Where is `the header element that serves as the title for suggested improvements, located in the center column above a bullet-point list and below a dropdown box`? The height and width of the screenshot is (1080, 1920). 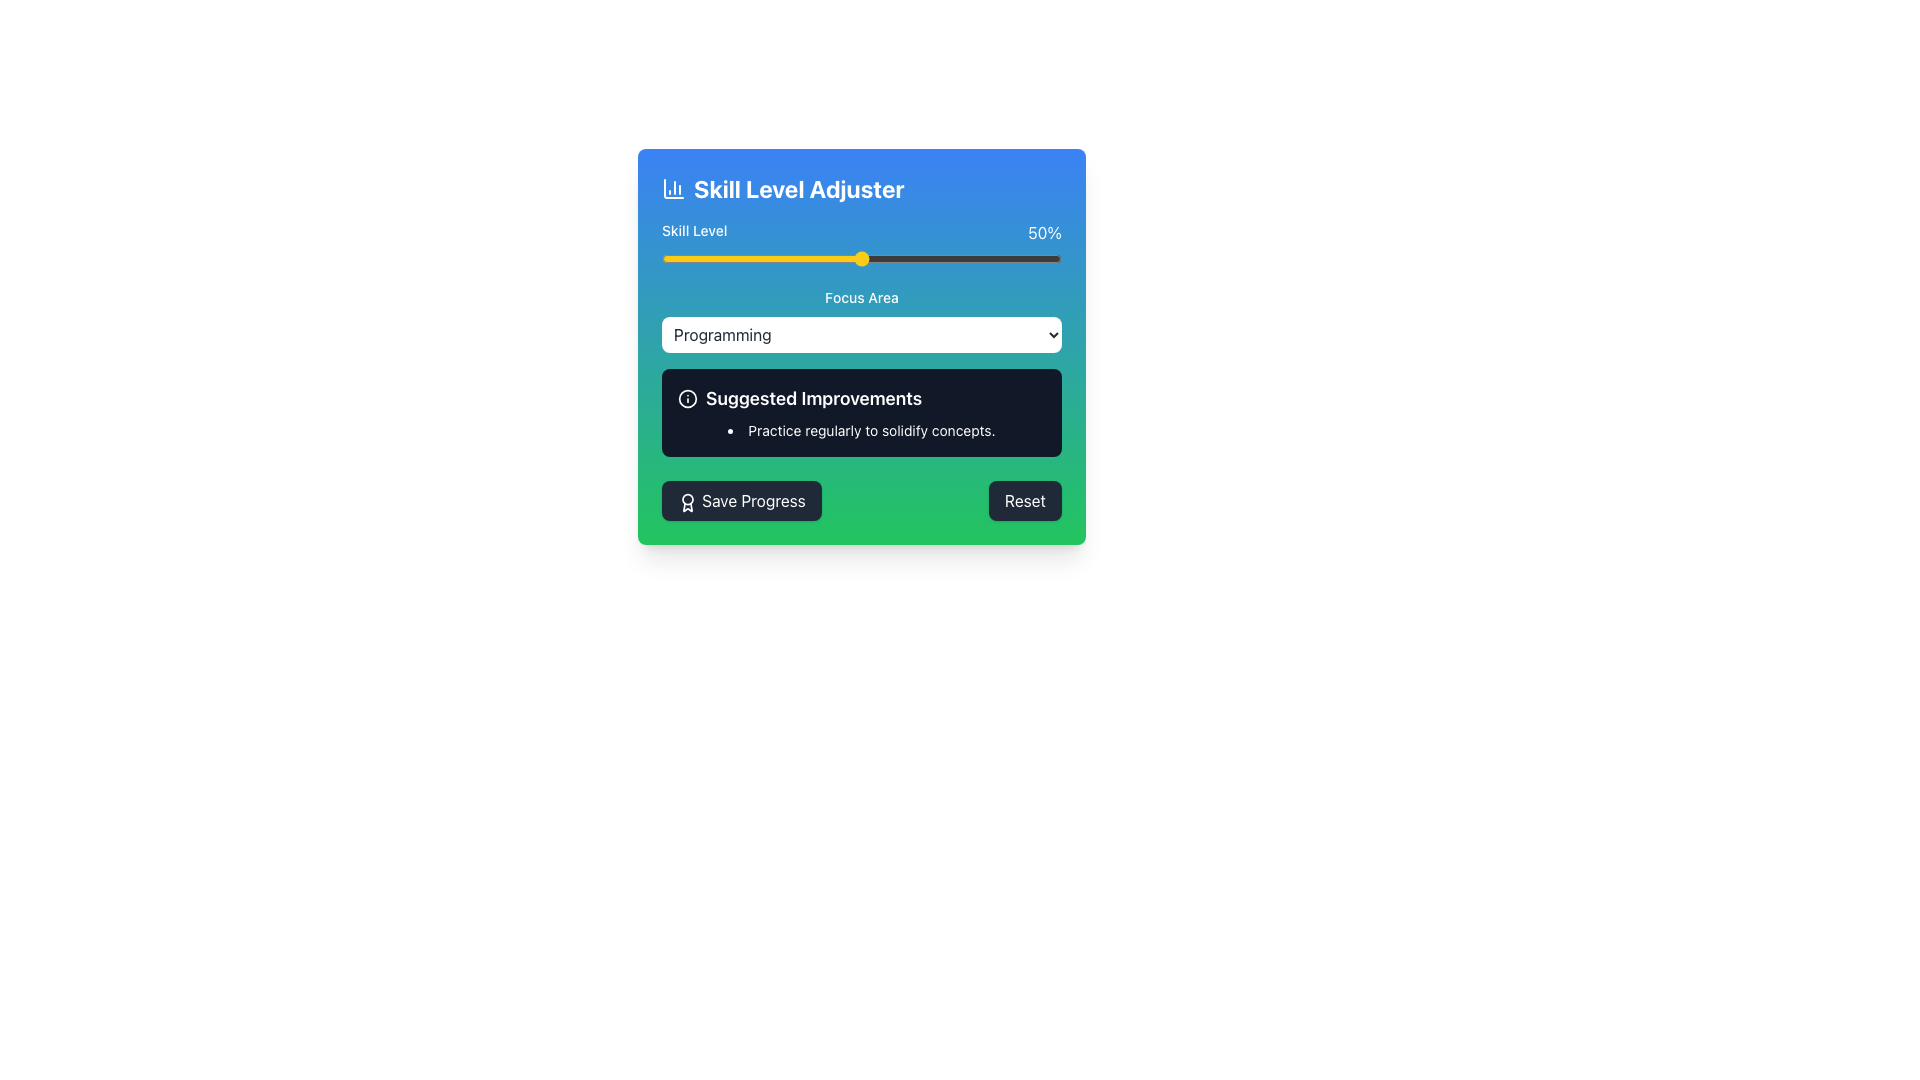
the header element that serves as the title for suggested improvements, located in the center column above a bullet-point list and below a dropdown box is located at coordinates (862, 398).